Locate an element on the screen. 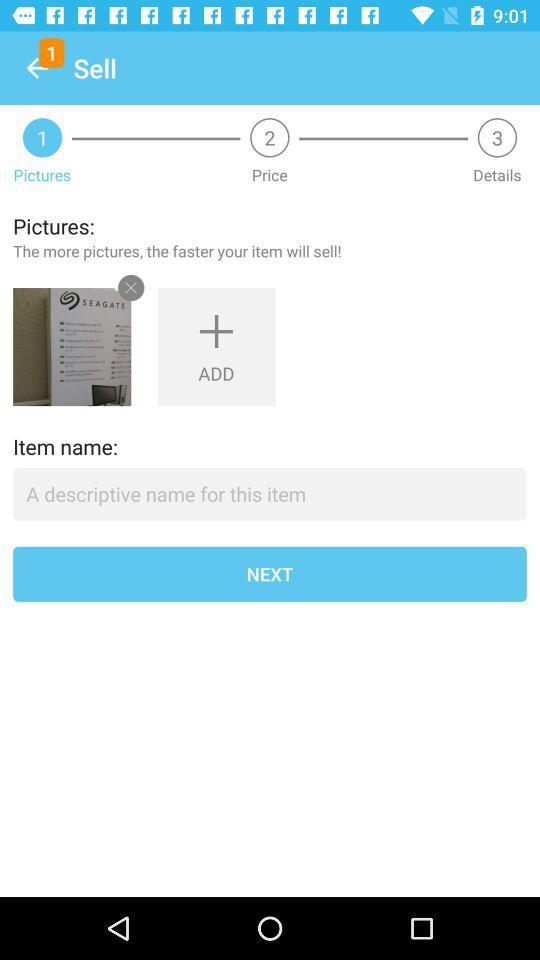 The image size is (540, 960). item above the 1 is located at coordinates (36, 68).